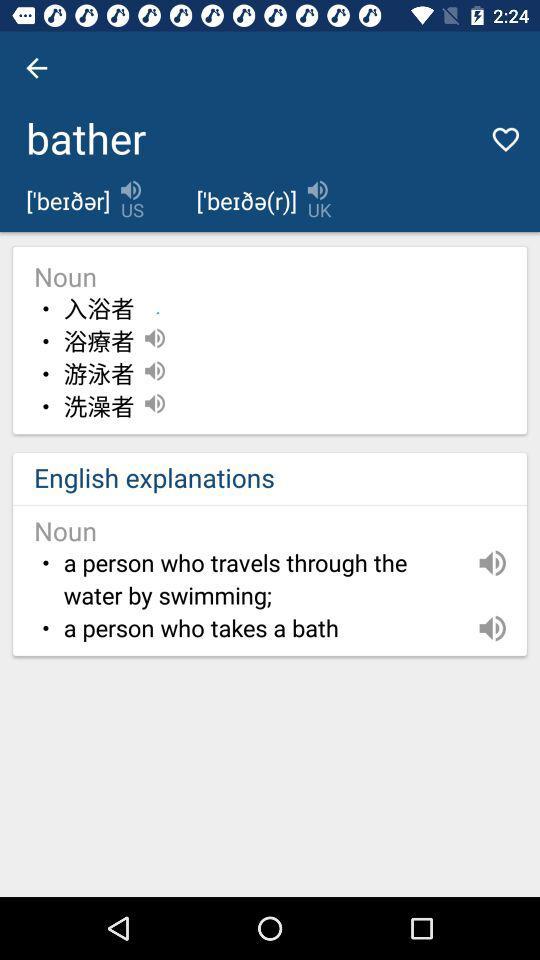 This screenshot has width=540, height=960. I want to click on the icon above the english explanations icon, so click(98, 406).